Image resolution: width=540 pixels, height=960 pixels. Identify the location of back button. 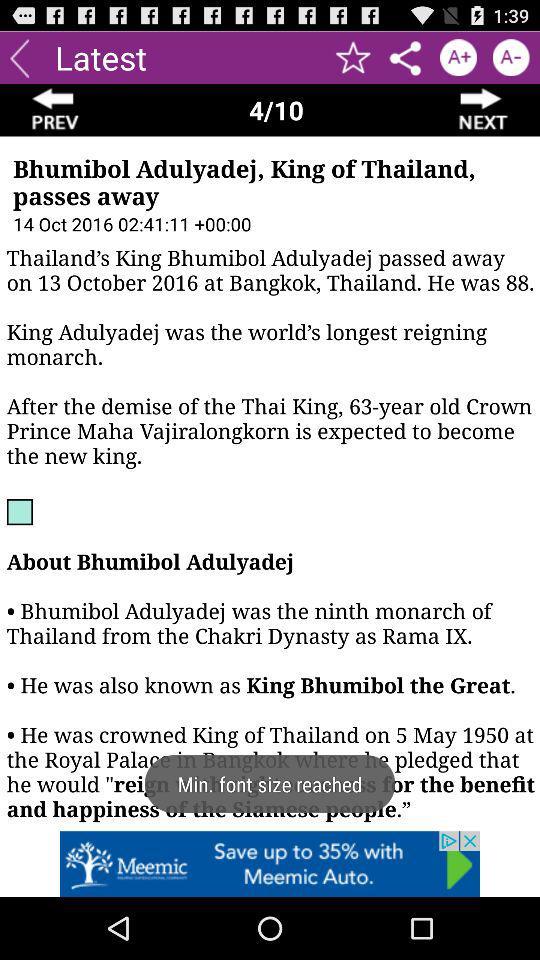
(18, 56).